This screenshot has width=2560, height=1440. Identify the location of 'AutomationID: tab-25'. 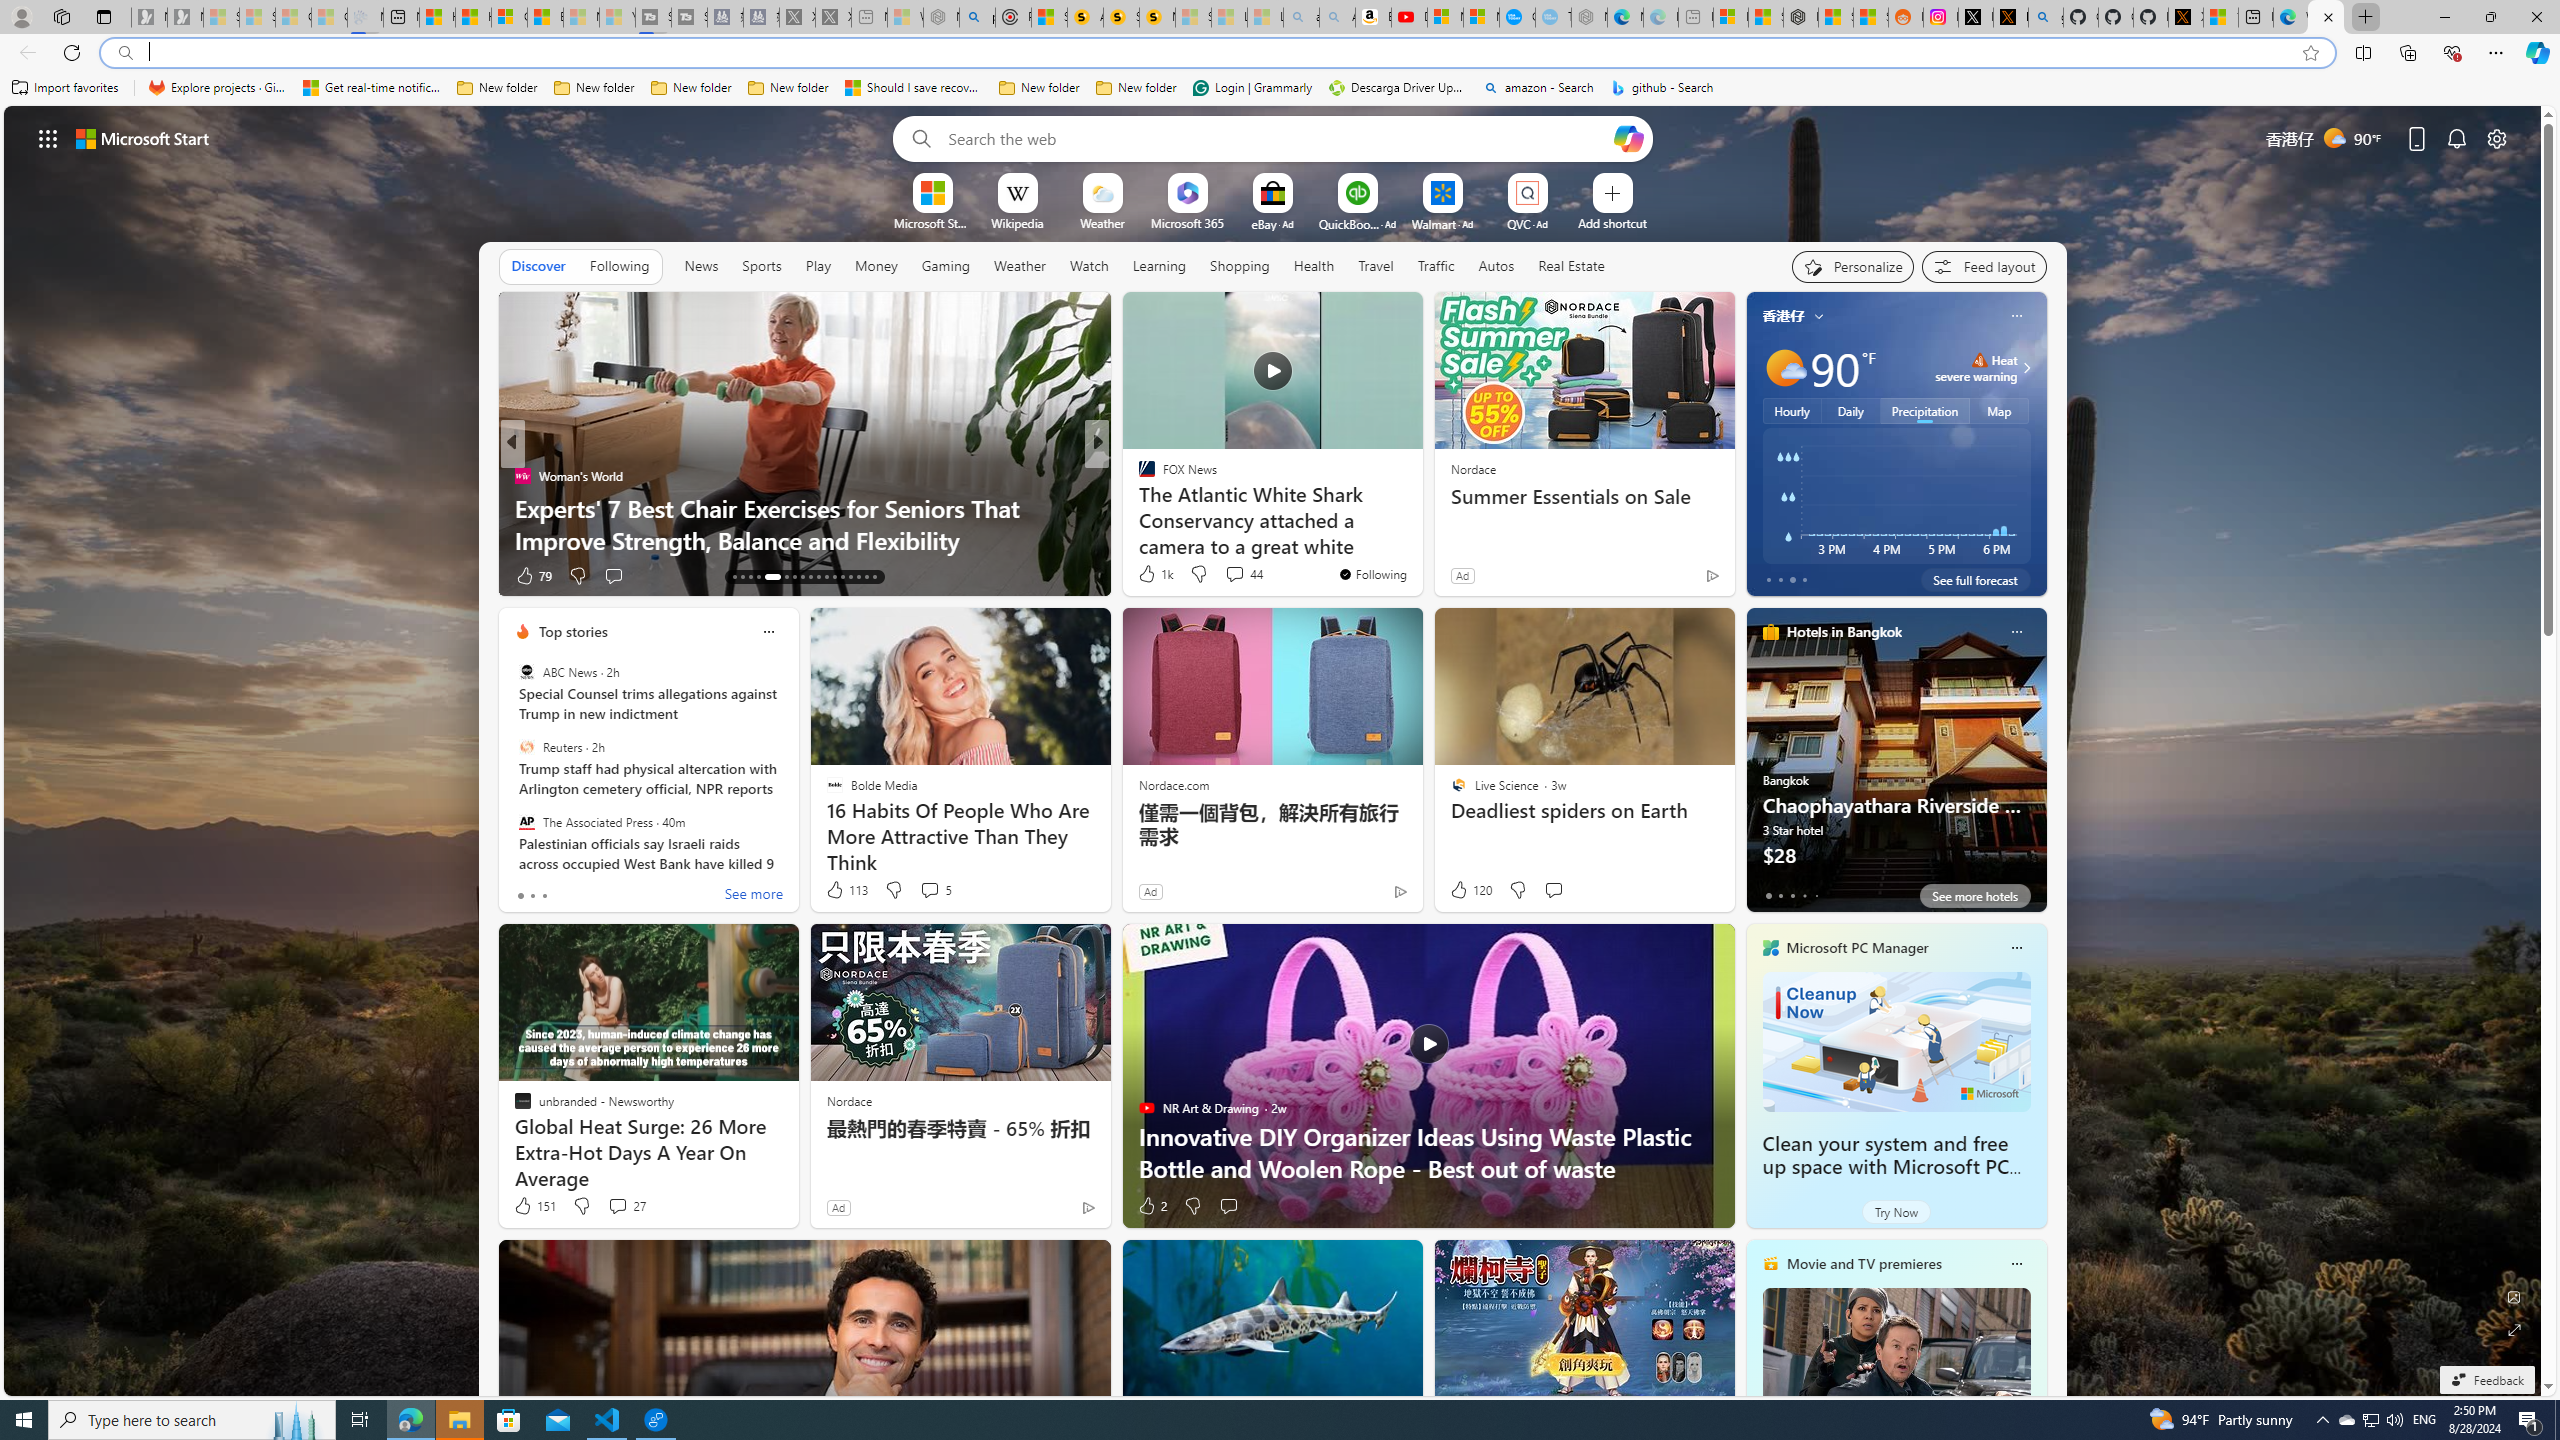
(841, 577).